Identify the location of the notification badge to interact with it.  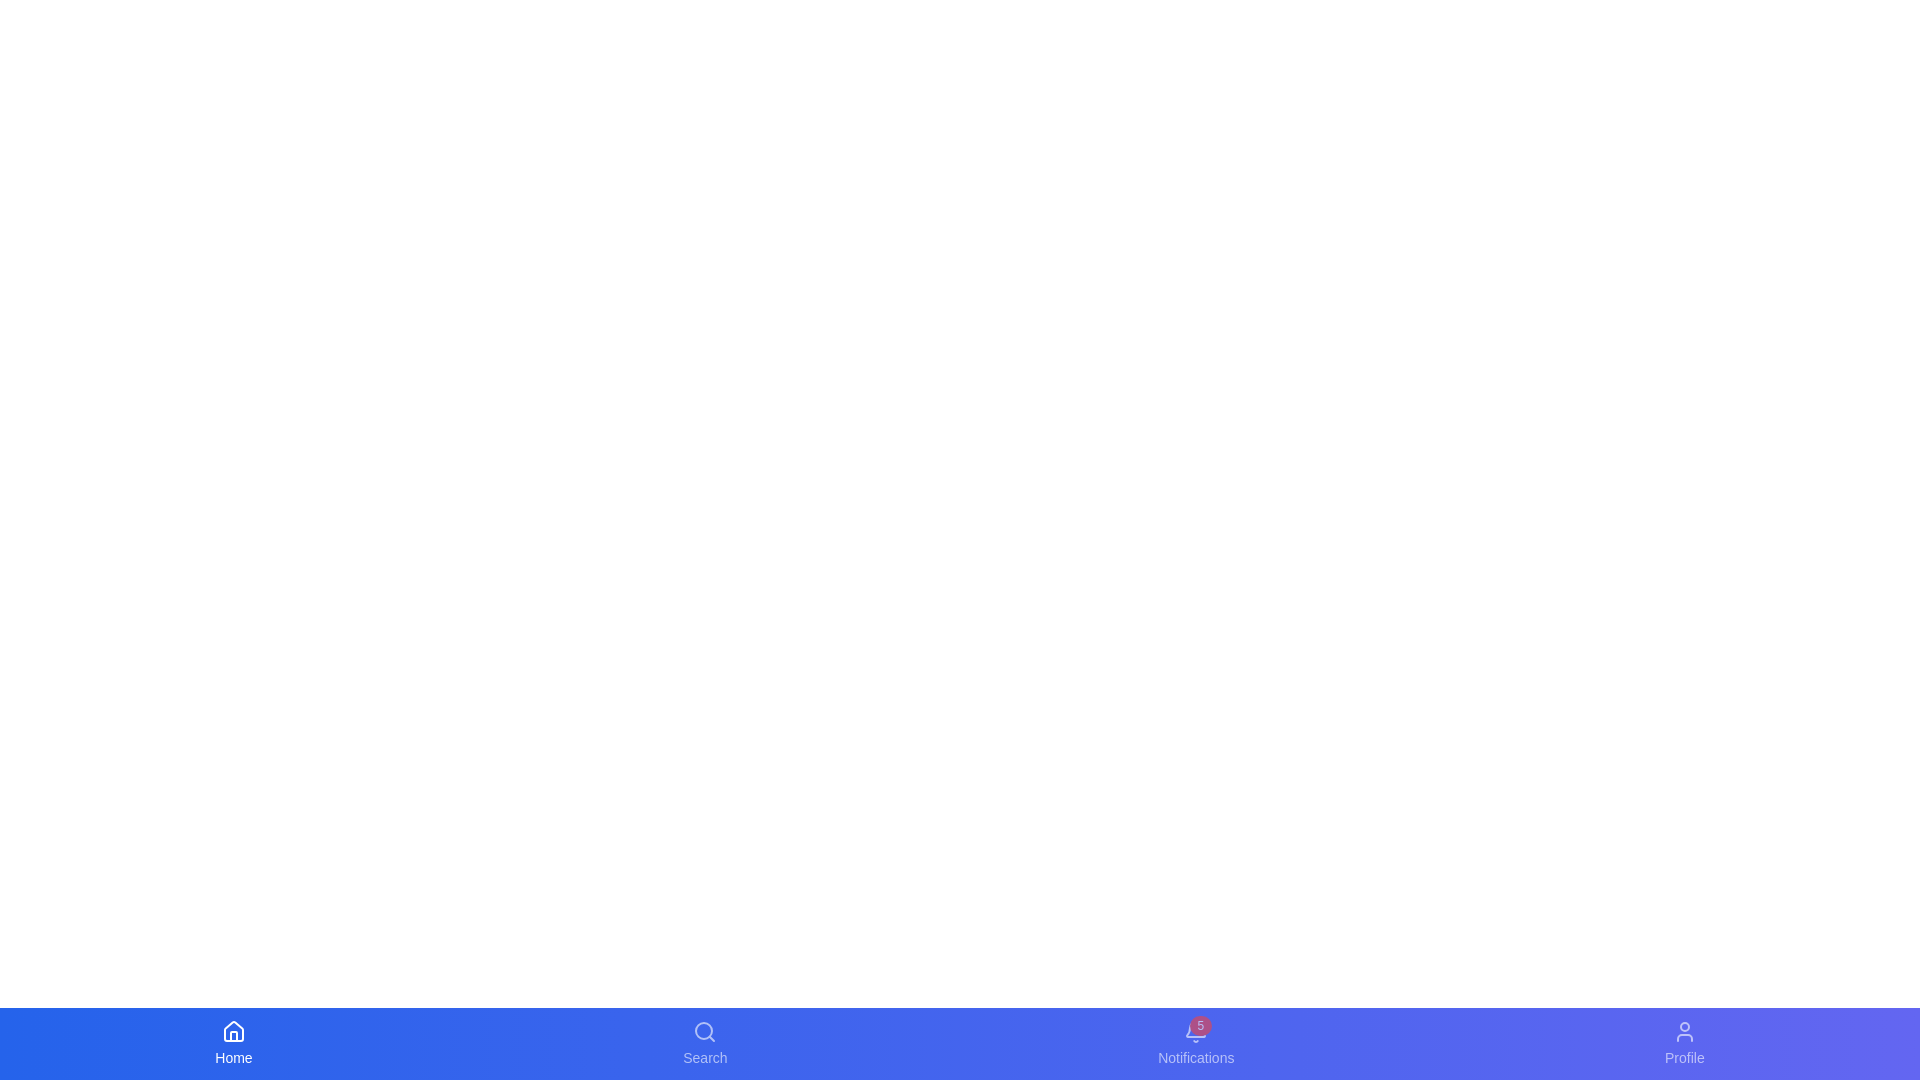
(1200, 1026).